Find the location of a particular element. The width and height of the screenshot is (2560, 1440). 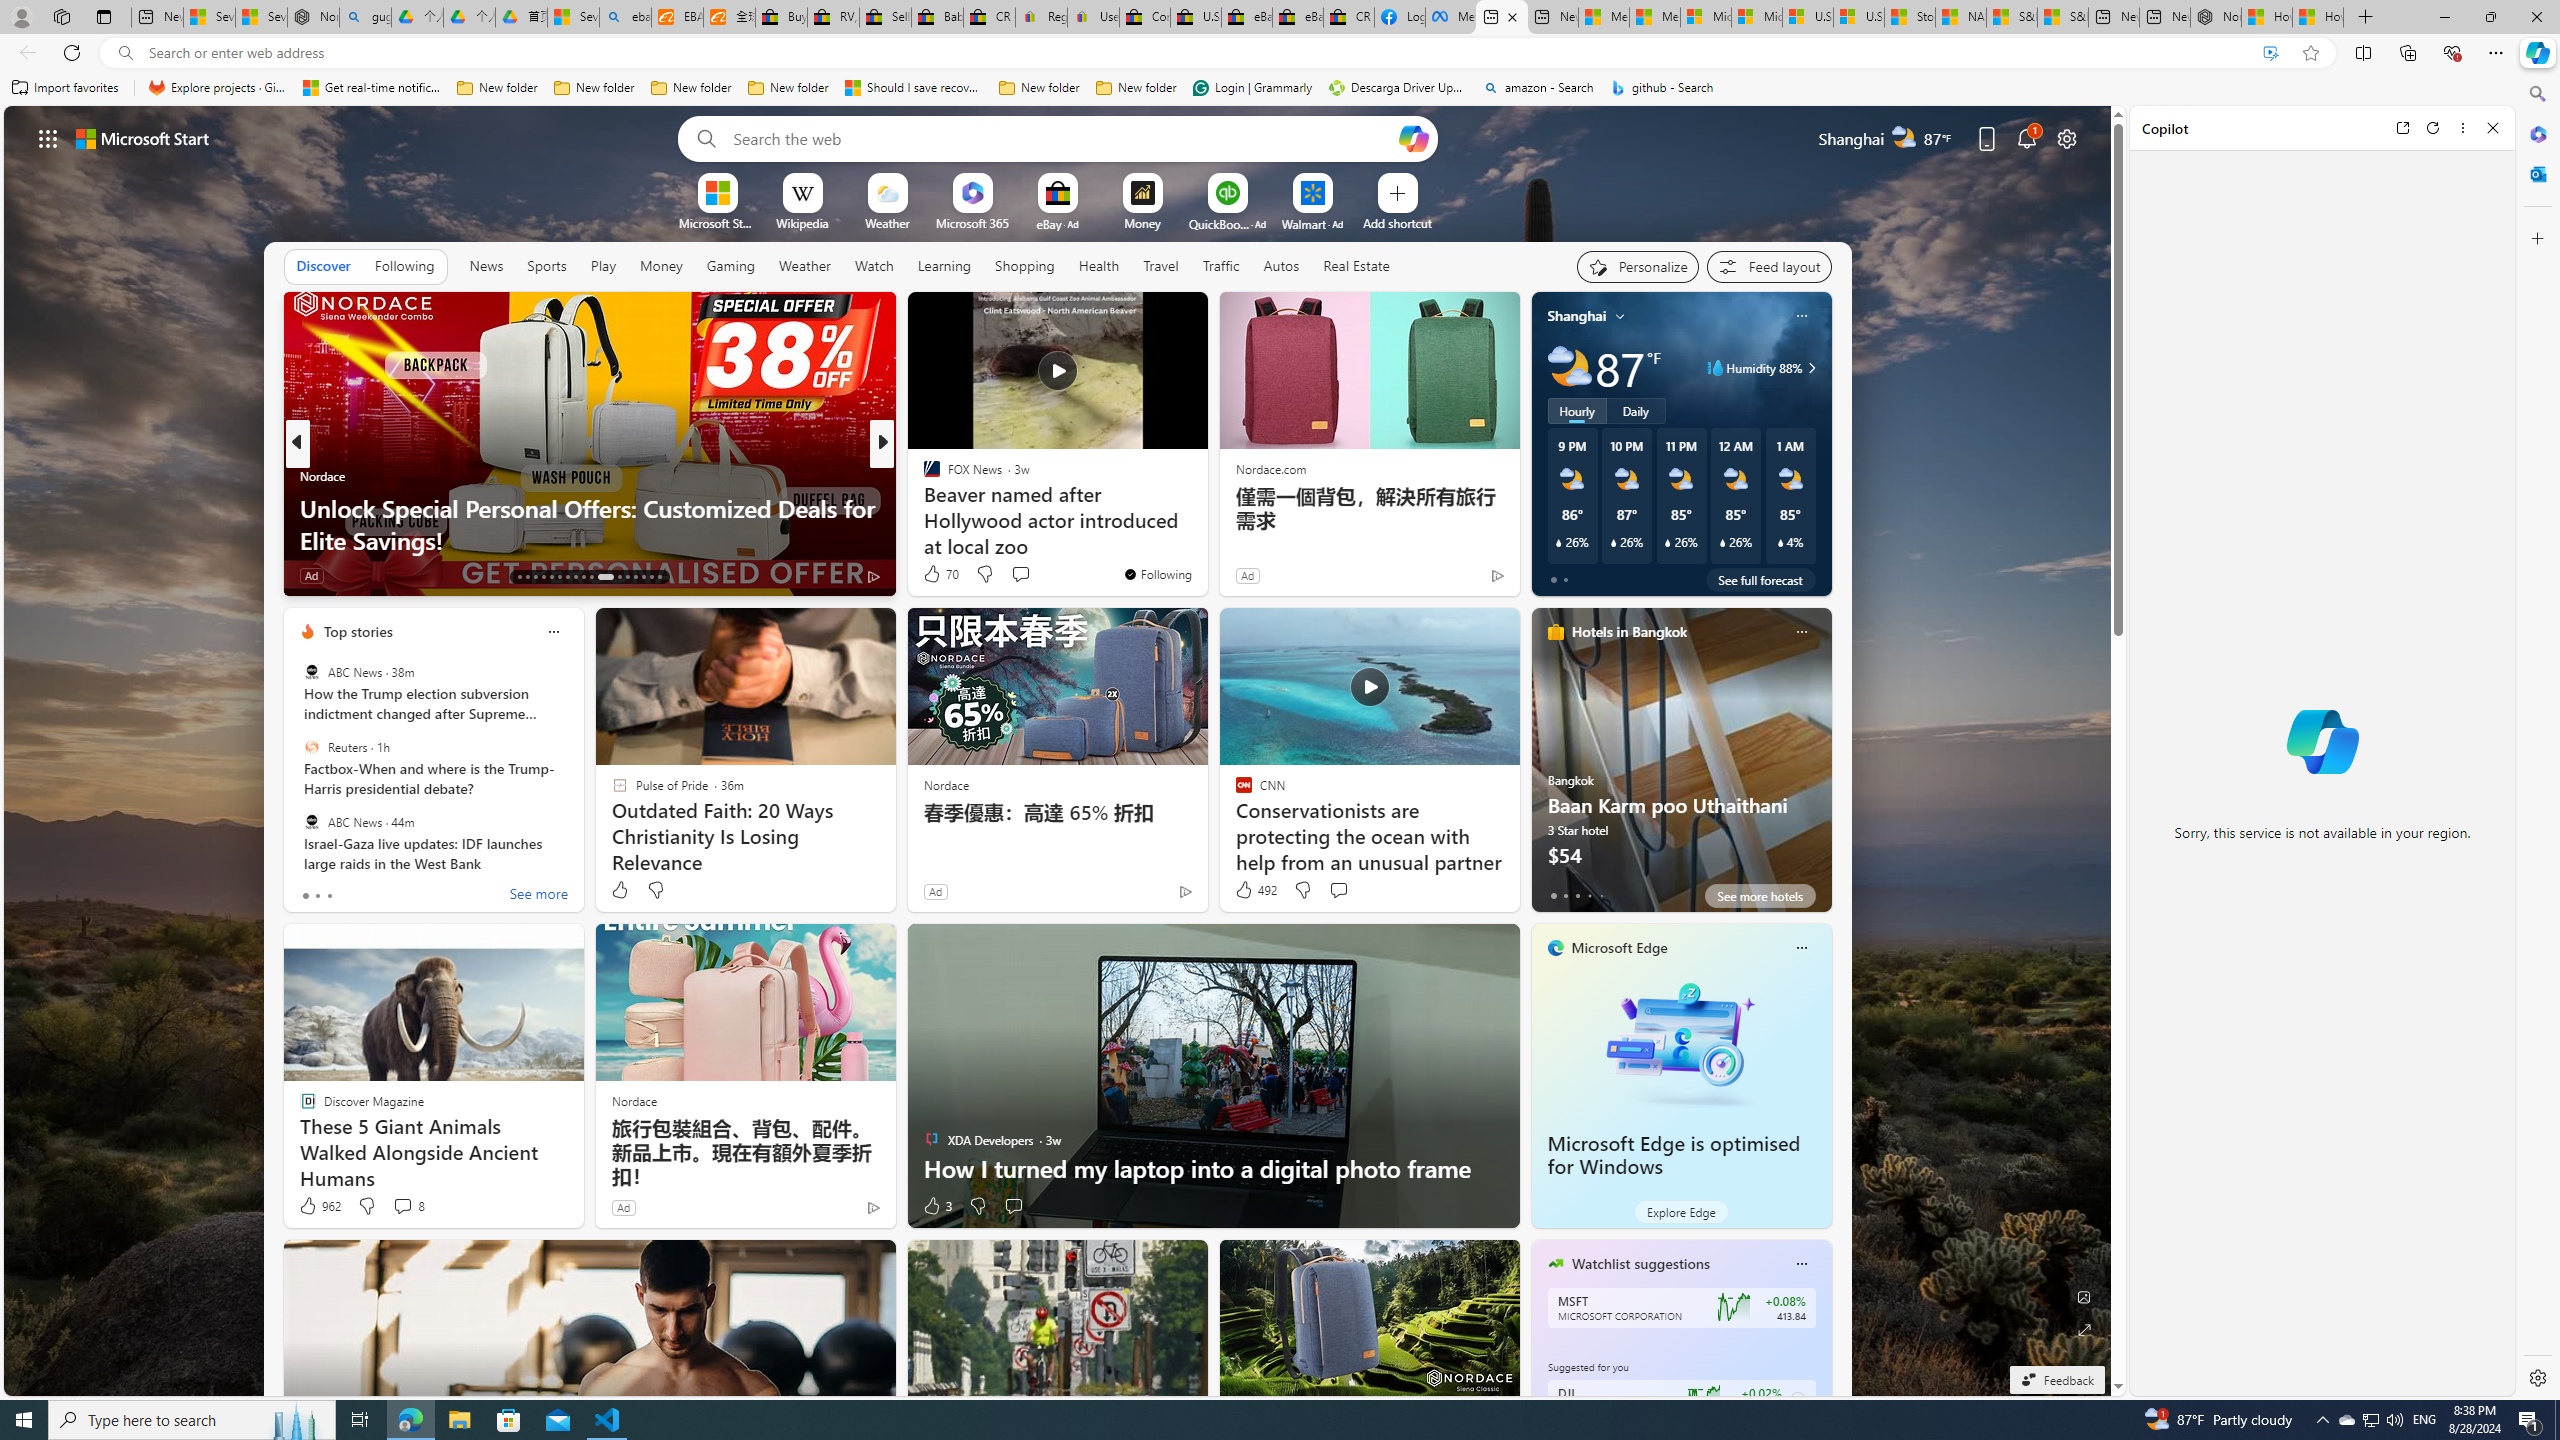

'View comments 24 Comment' is located at coordinates (1020, 574).